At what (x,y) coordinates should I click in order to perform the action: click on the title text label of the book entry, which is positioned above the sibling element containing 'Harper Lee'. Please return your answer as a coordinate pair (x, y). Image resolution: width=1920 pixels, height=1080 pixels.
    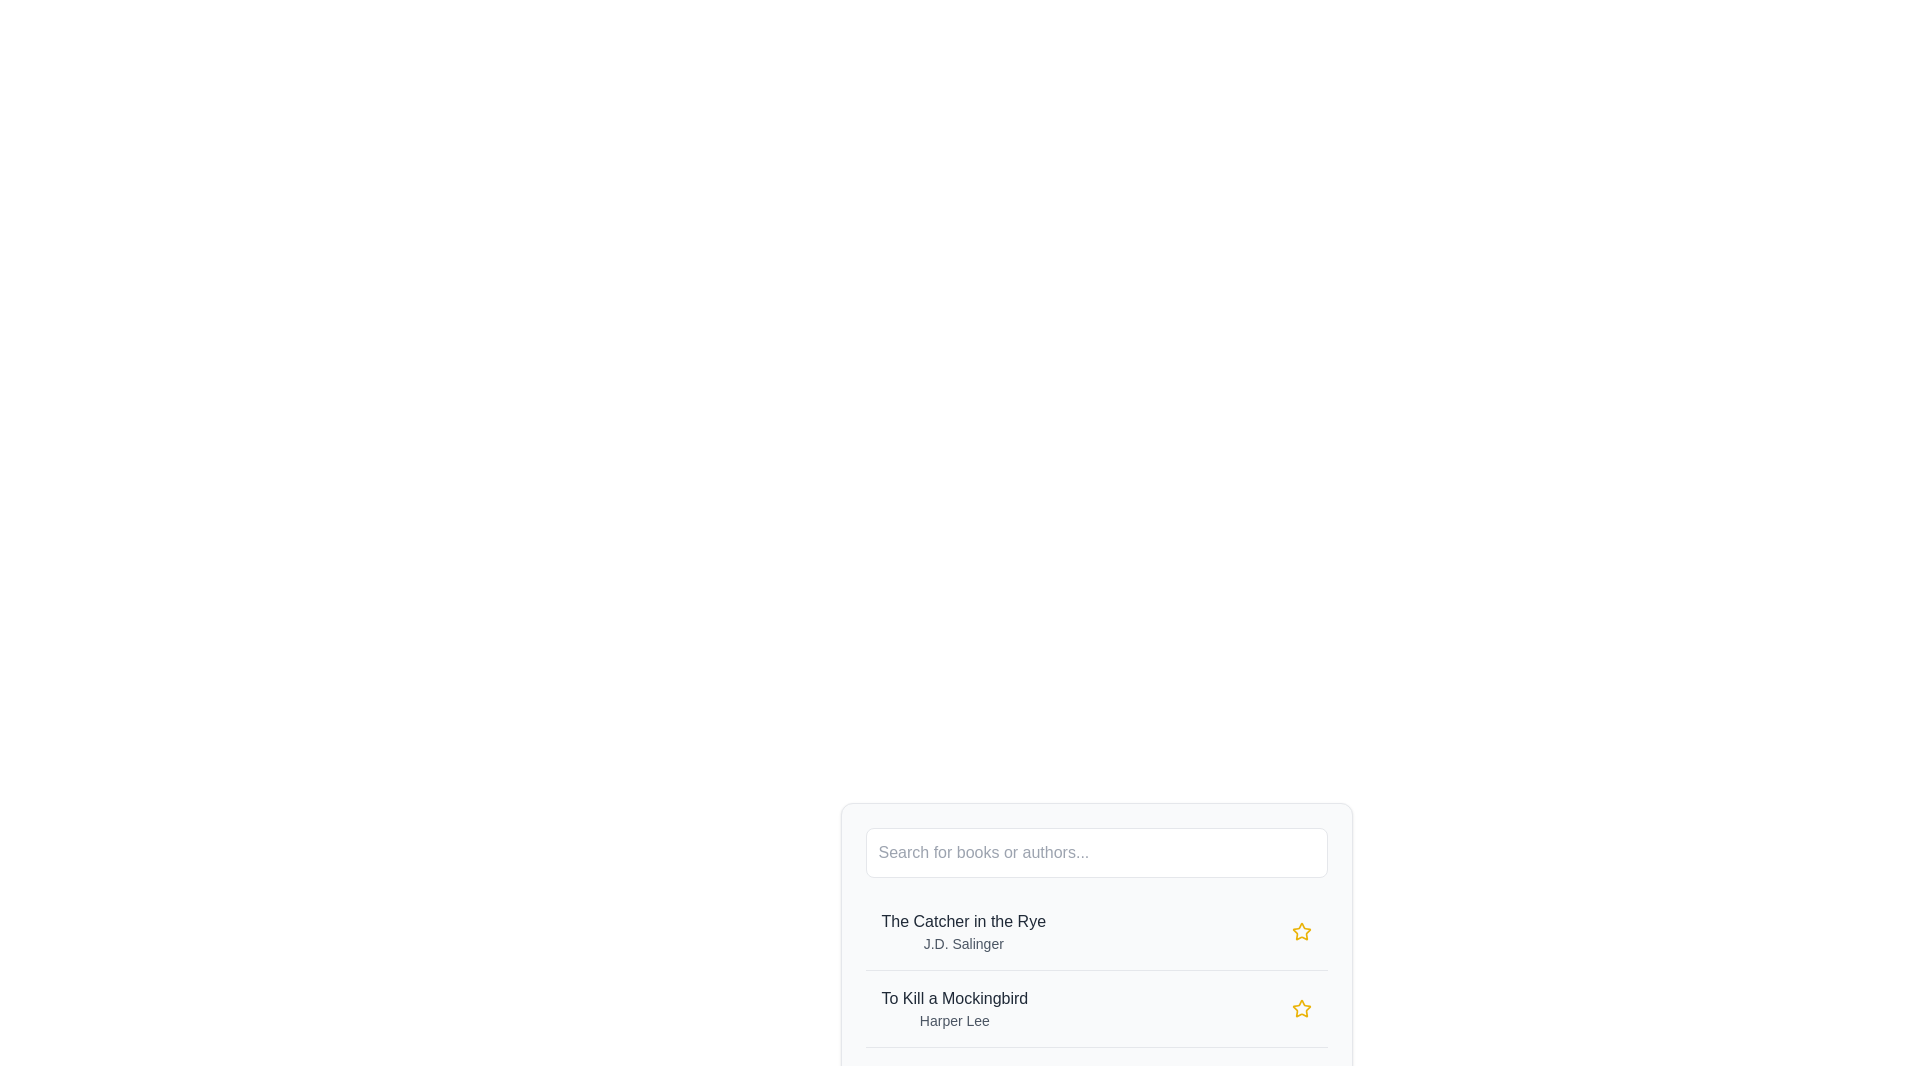
    Looking at the image, I should click on (953, 999).